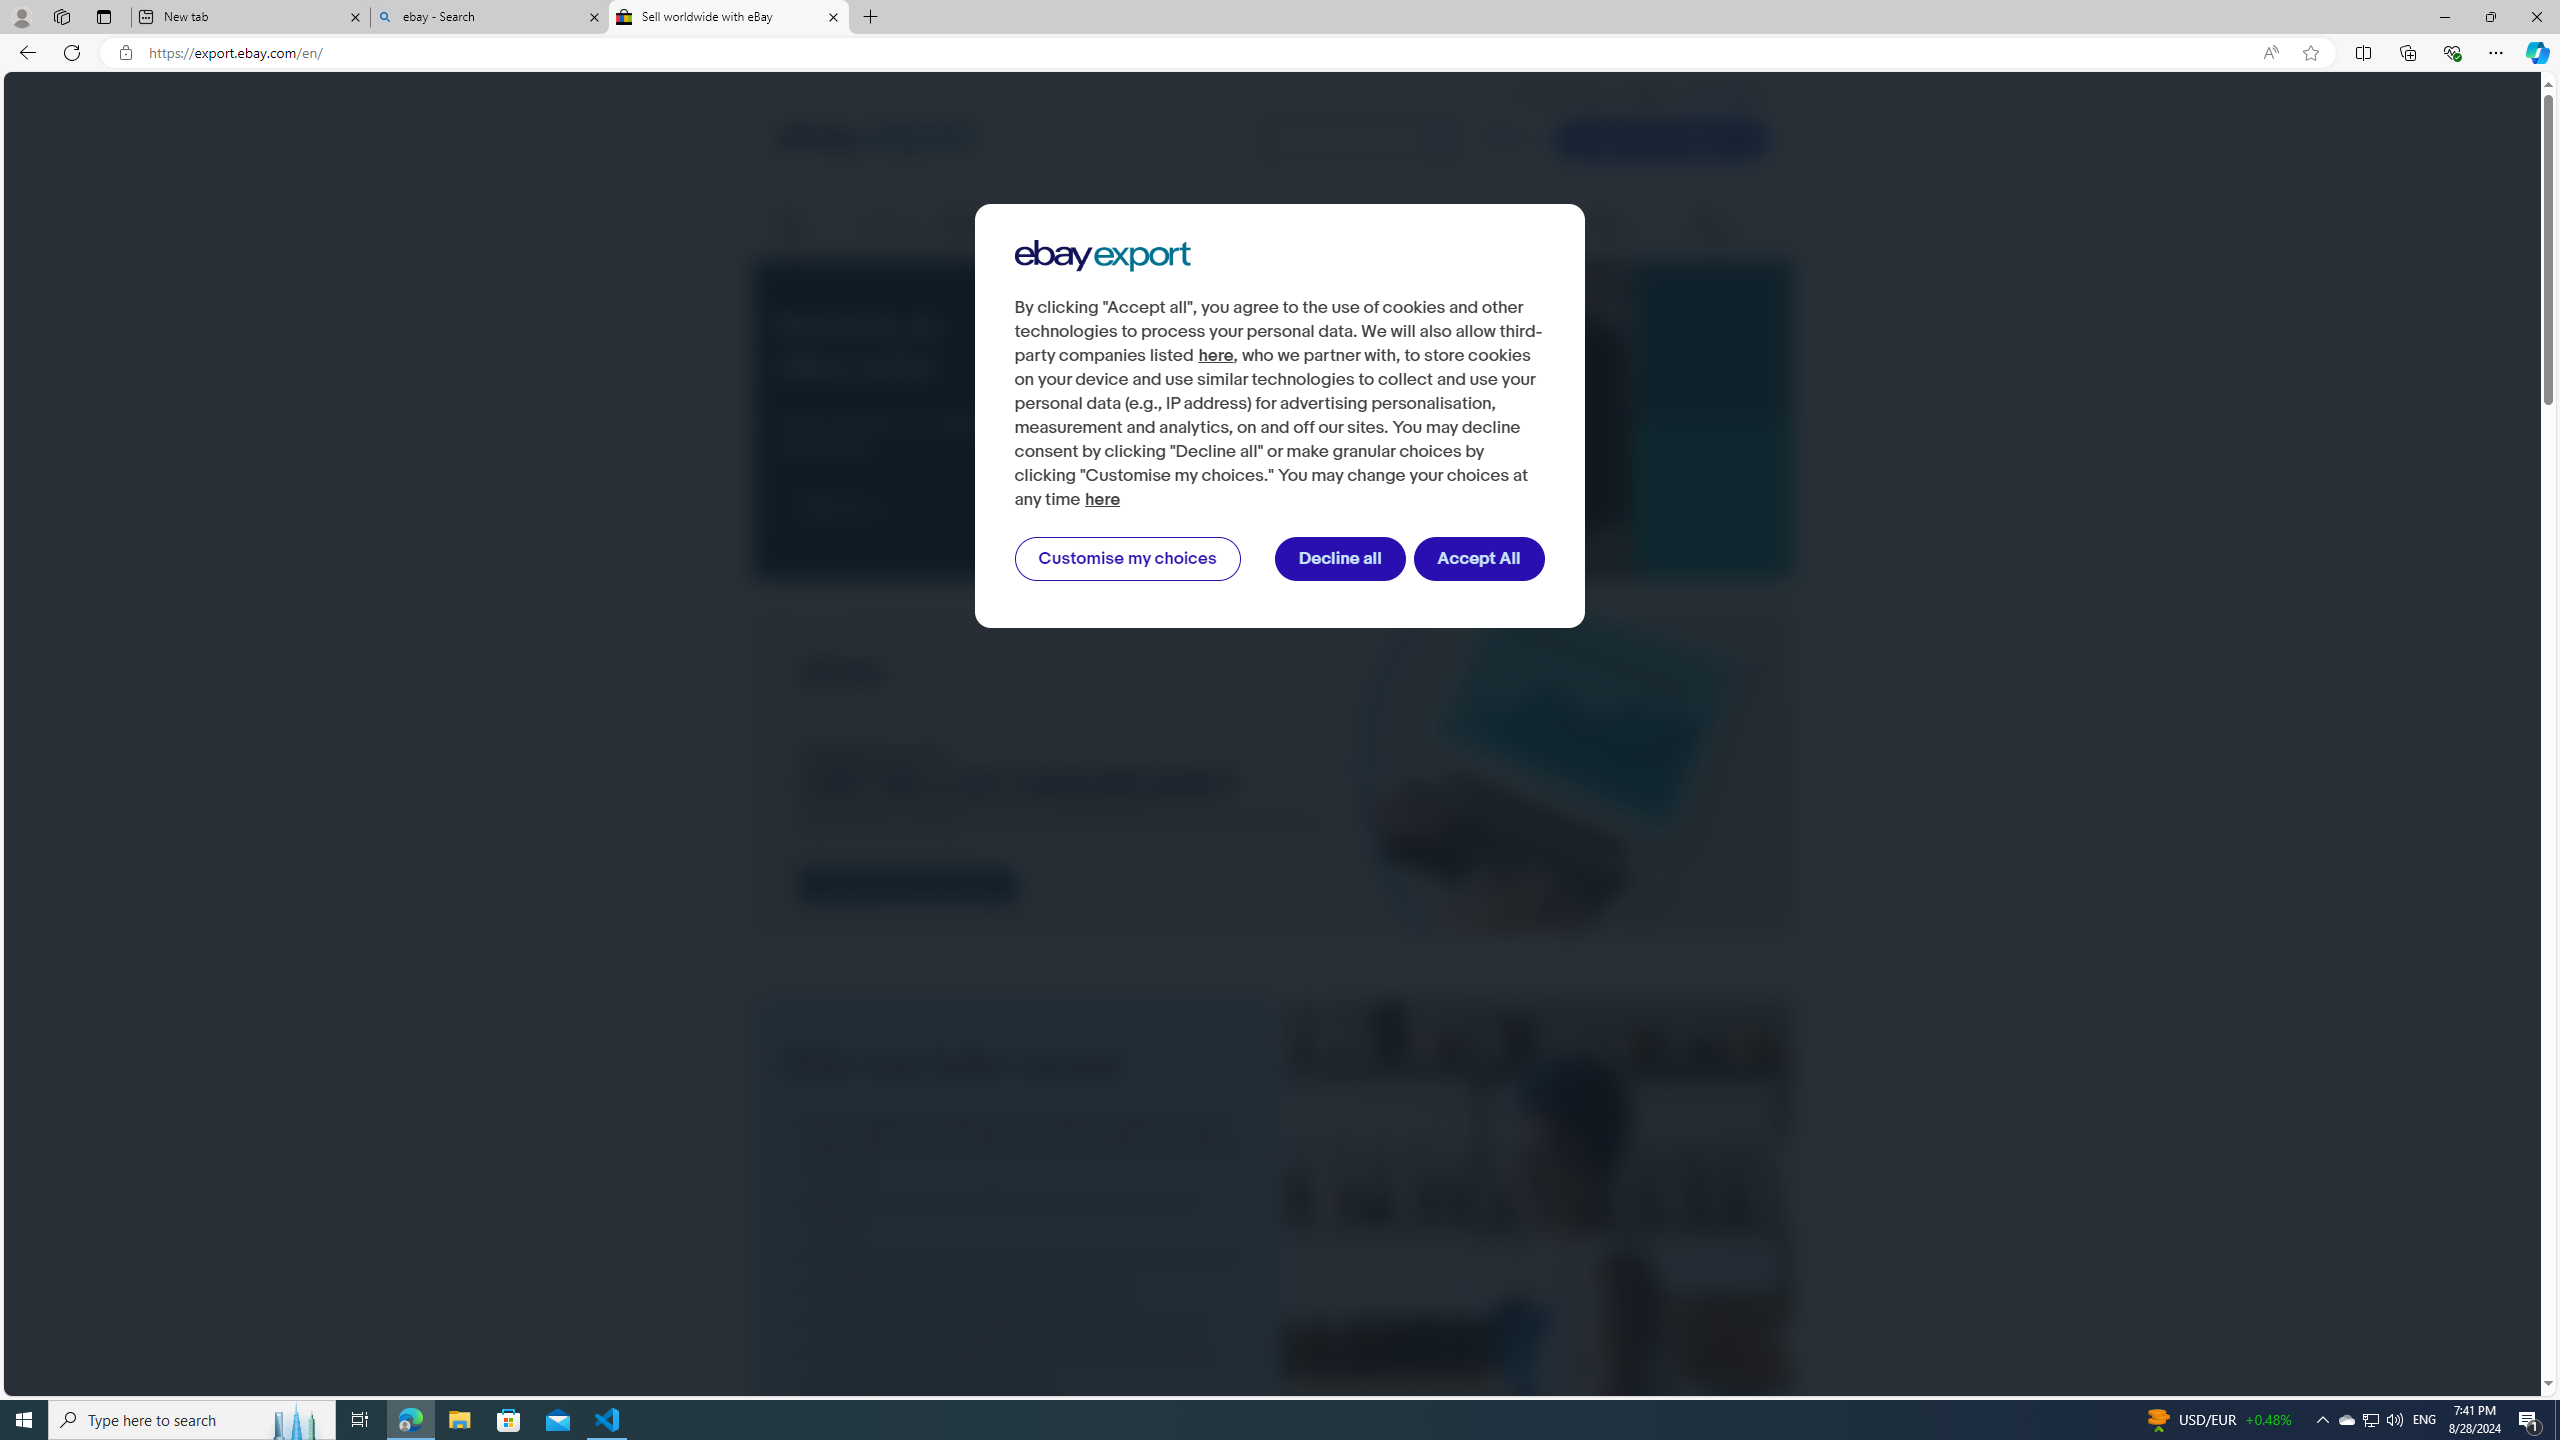  Describe the element at coordinates (2535, 51) in the screenshot. I see `'Copilot (Ctrl+Shift+.)'` at that location.